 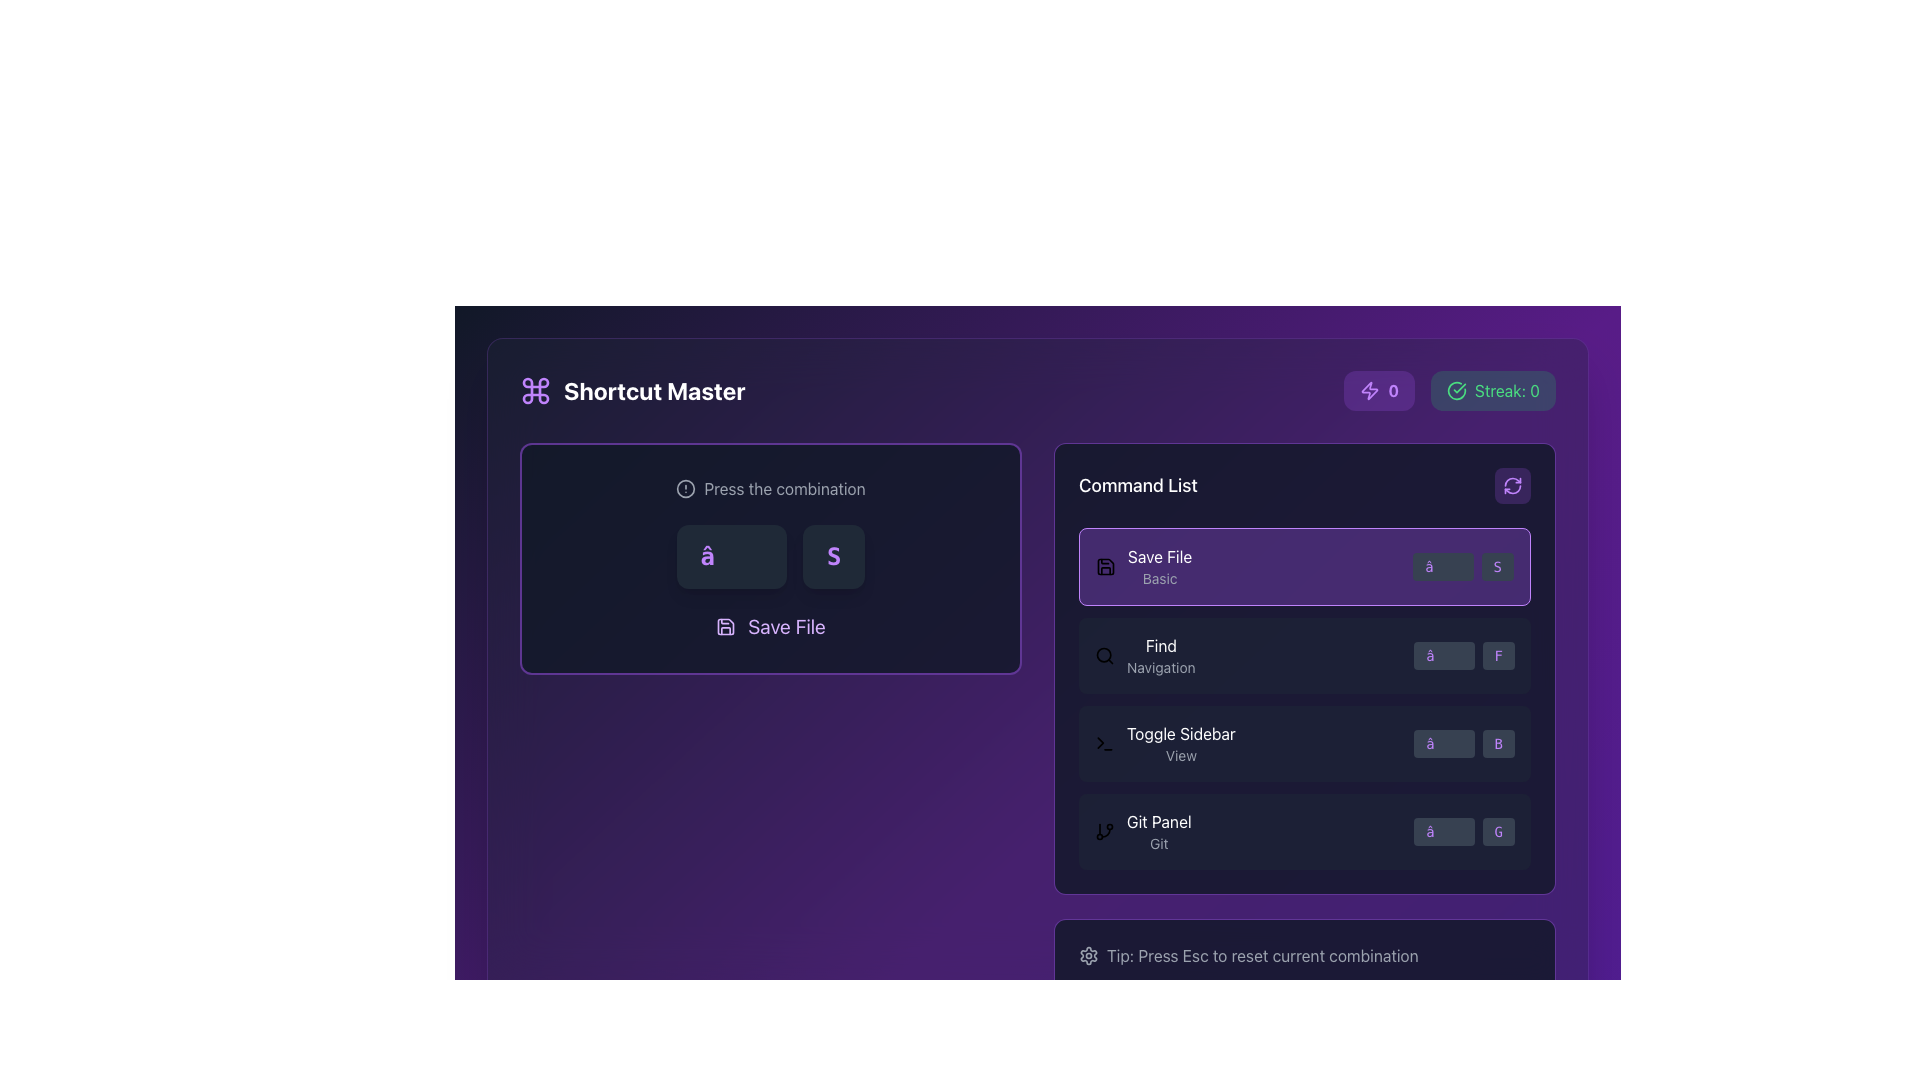 What do you see at coordinates (1305, 955) in the screenshot?
I see `guidance message in the Informational text section with a gear icon, which advises to press Esc to reset the current combination` at bounding box center [1305, 955].